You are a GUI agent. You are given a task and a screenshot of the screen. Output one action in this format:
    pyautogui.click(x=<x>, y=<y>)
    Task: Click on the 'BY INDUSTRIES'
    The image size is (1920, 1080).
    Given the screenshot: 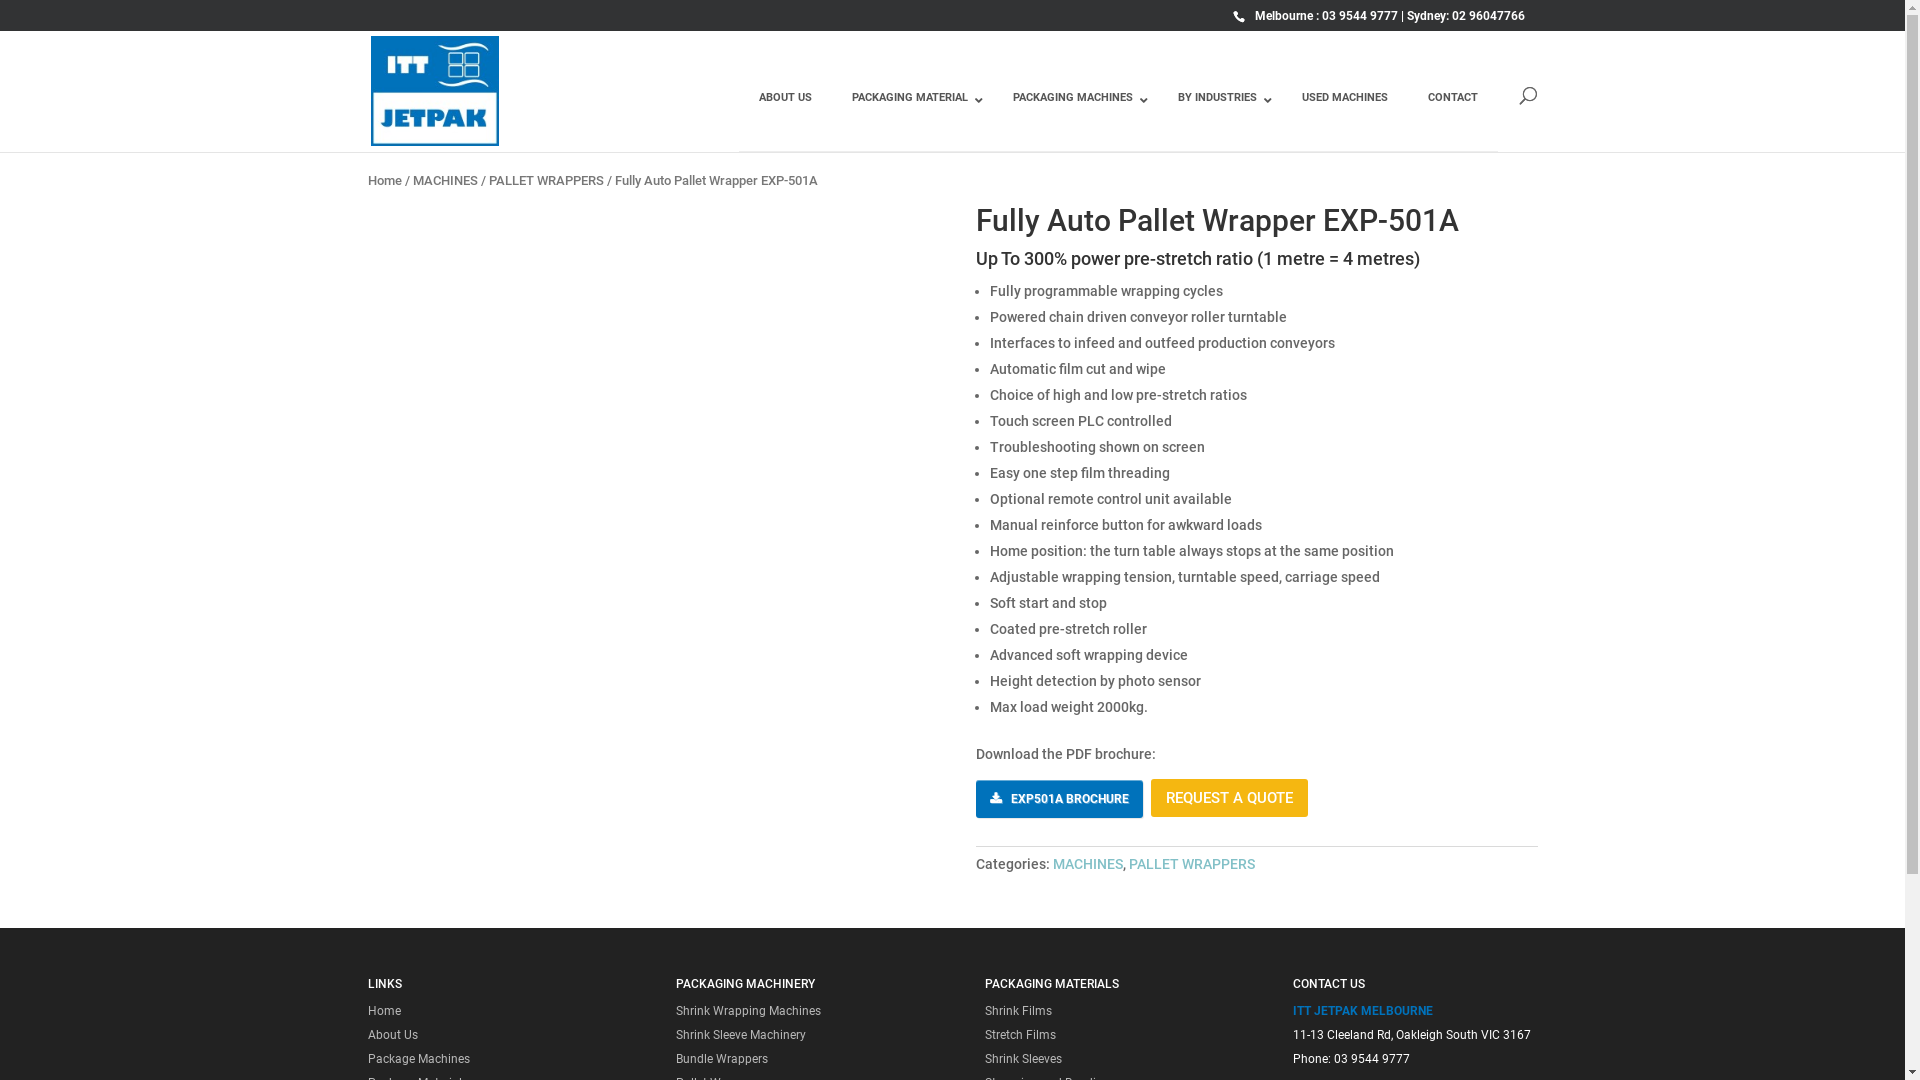 What is the action you would take?
    pyautogui.click(x=1218, y=112)
    